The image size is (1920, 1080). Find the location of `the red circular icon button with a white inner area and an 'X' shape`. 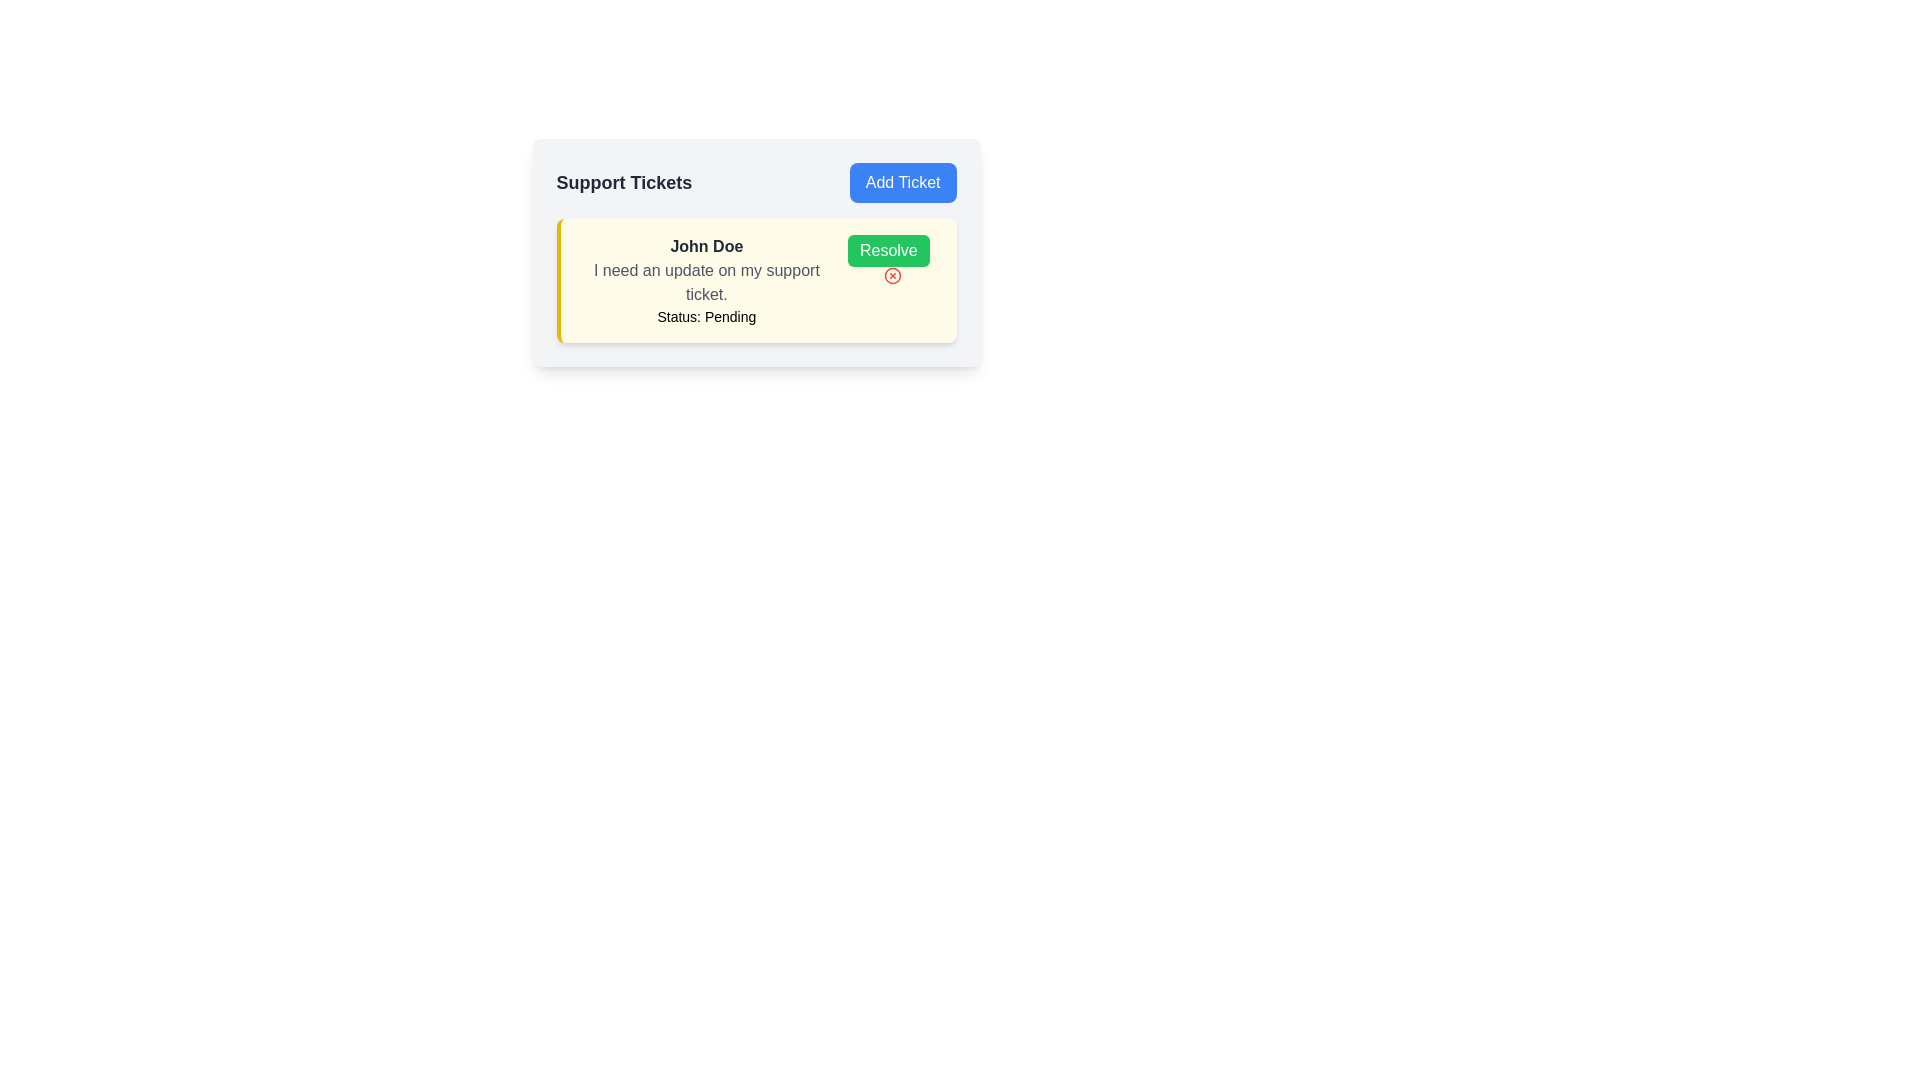

the red circular icon button with a white inner area and an 'X' shape is located at coordinates (891, 276).